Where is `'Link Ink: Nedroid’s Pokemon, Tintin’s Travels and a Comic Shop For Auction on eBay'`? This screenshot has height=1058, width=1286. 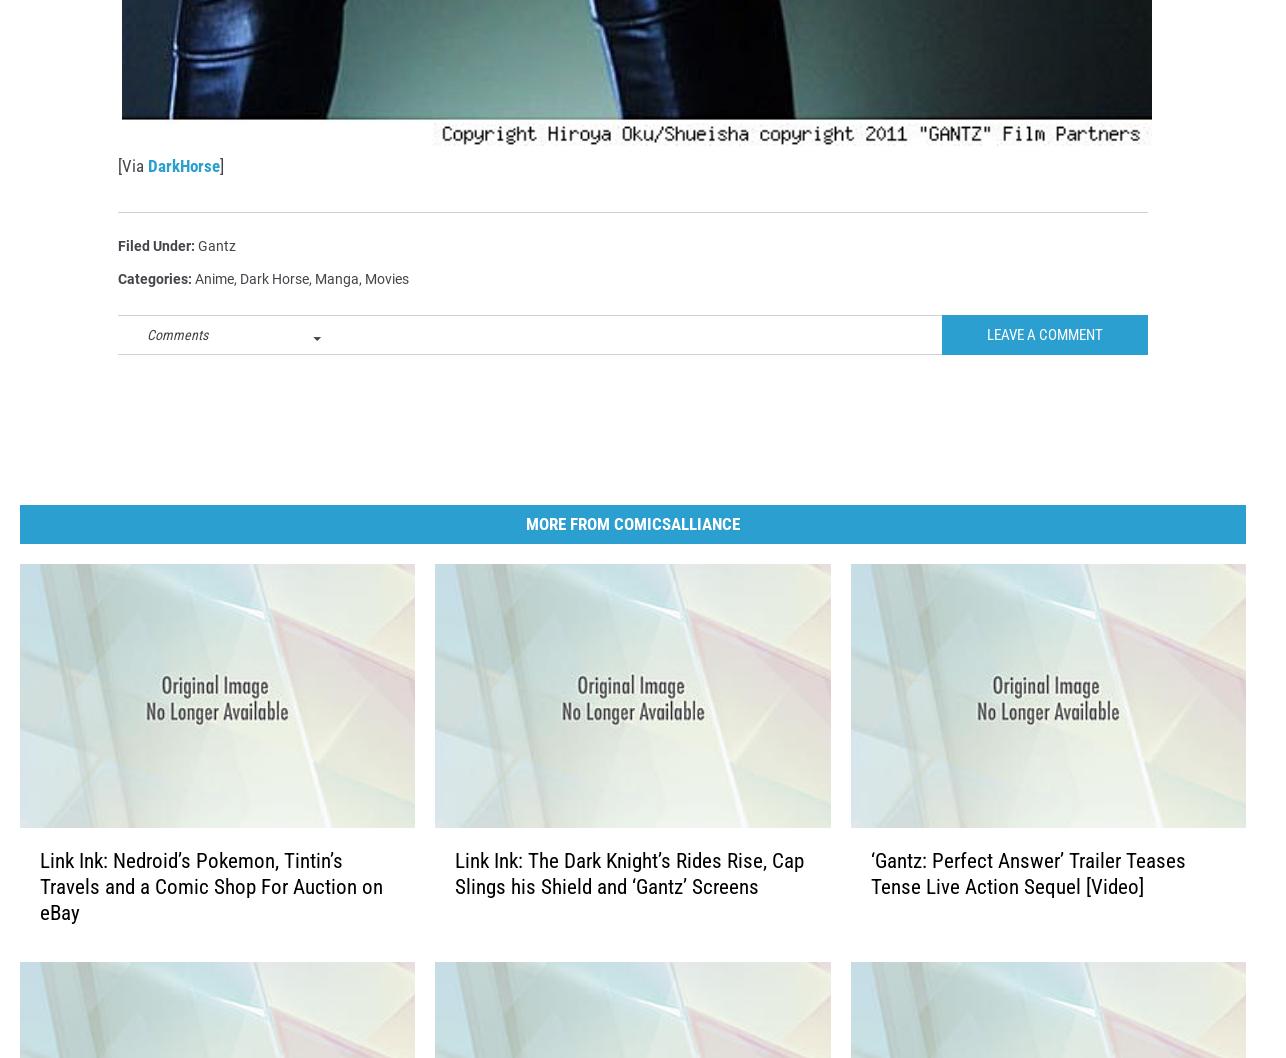 'Link Ink: Nedroid’s Pokemon, Tintin’s Travels and a Comic Shop For Auction on eBay' is located at coordinates (211, 918).